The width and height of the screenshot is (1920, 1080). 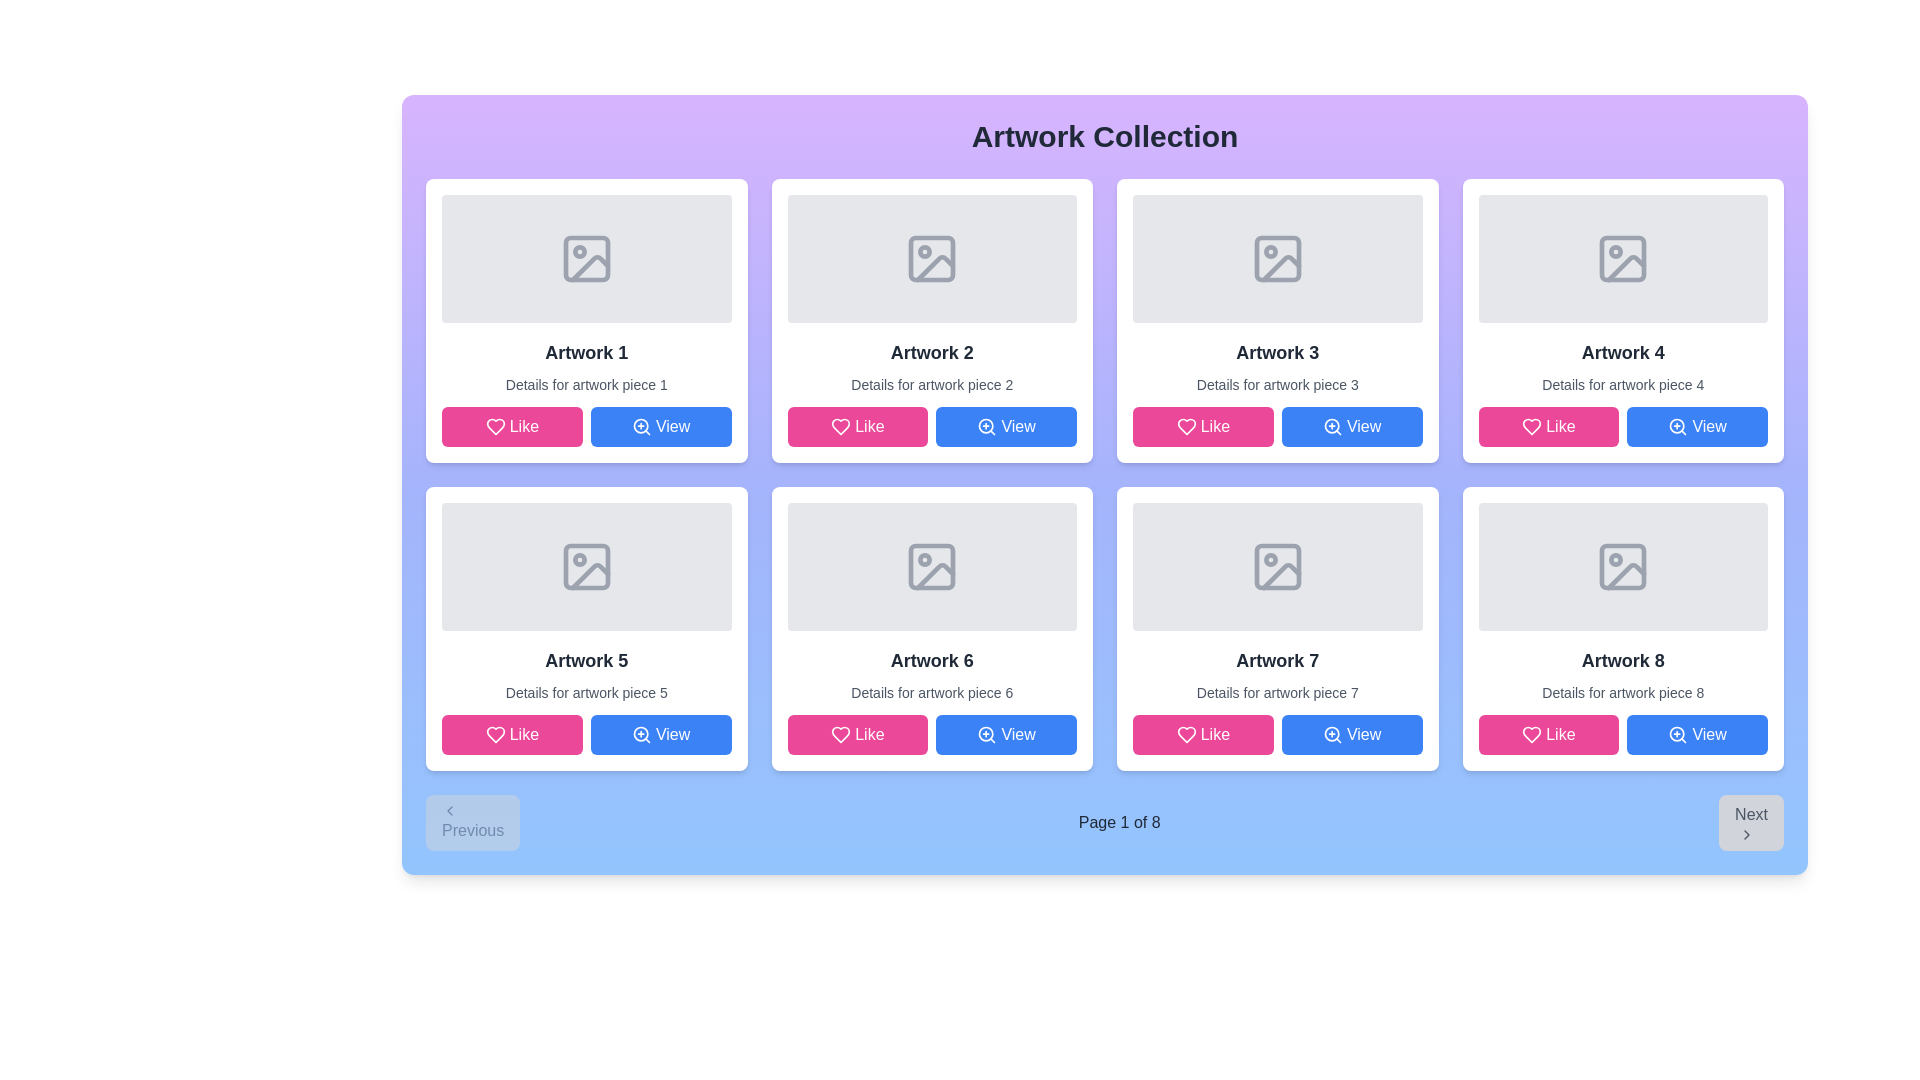 I want to click on the image placeholder located in the card labeled 'Artwork 8', which is situated in the lower right corner of the grid layout, so click(x=1623, y=567).